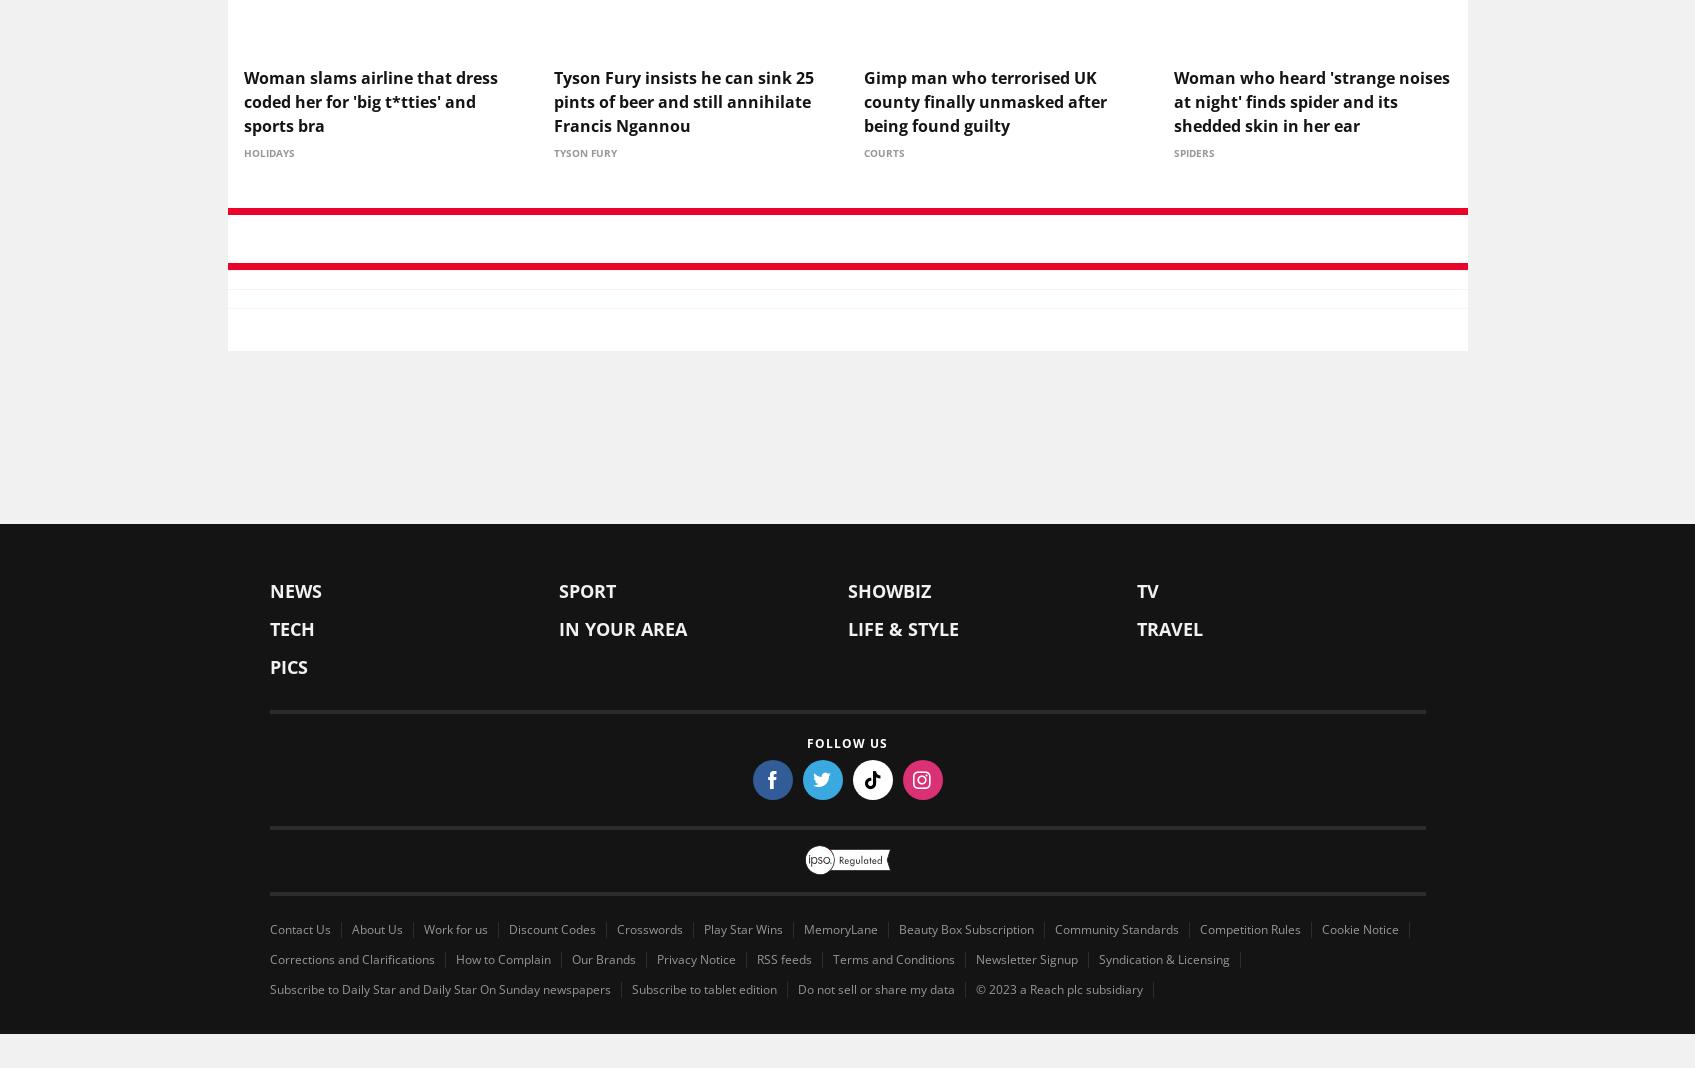  Describe the element at coordinates (847, 747) in the screenshot. I see `'Follow us'` at that location.